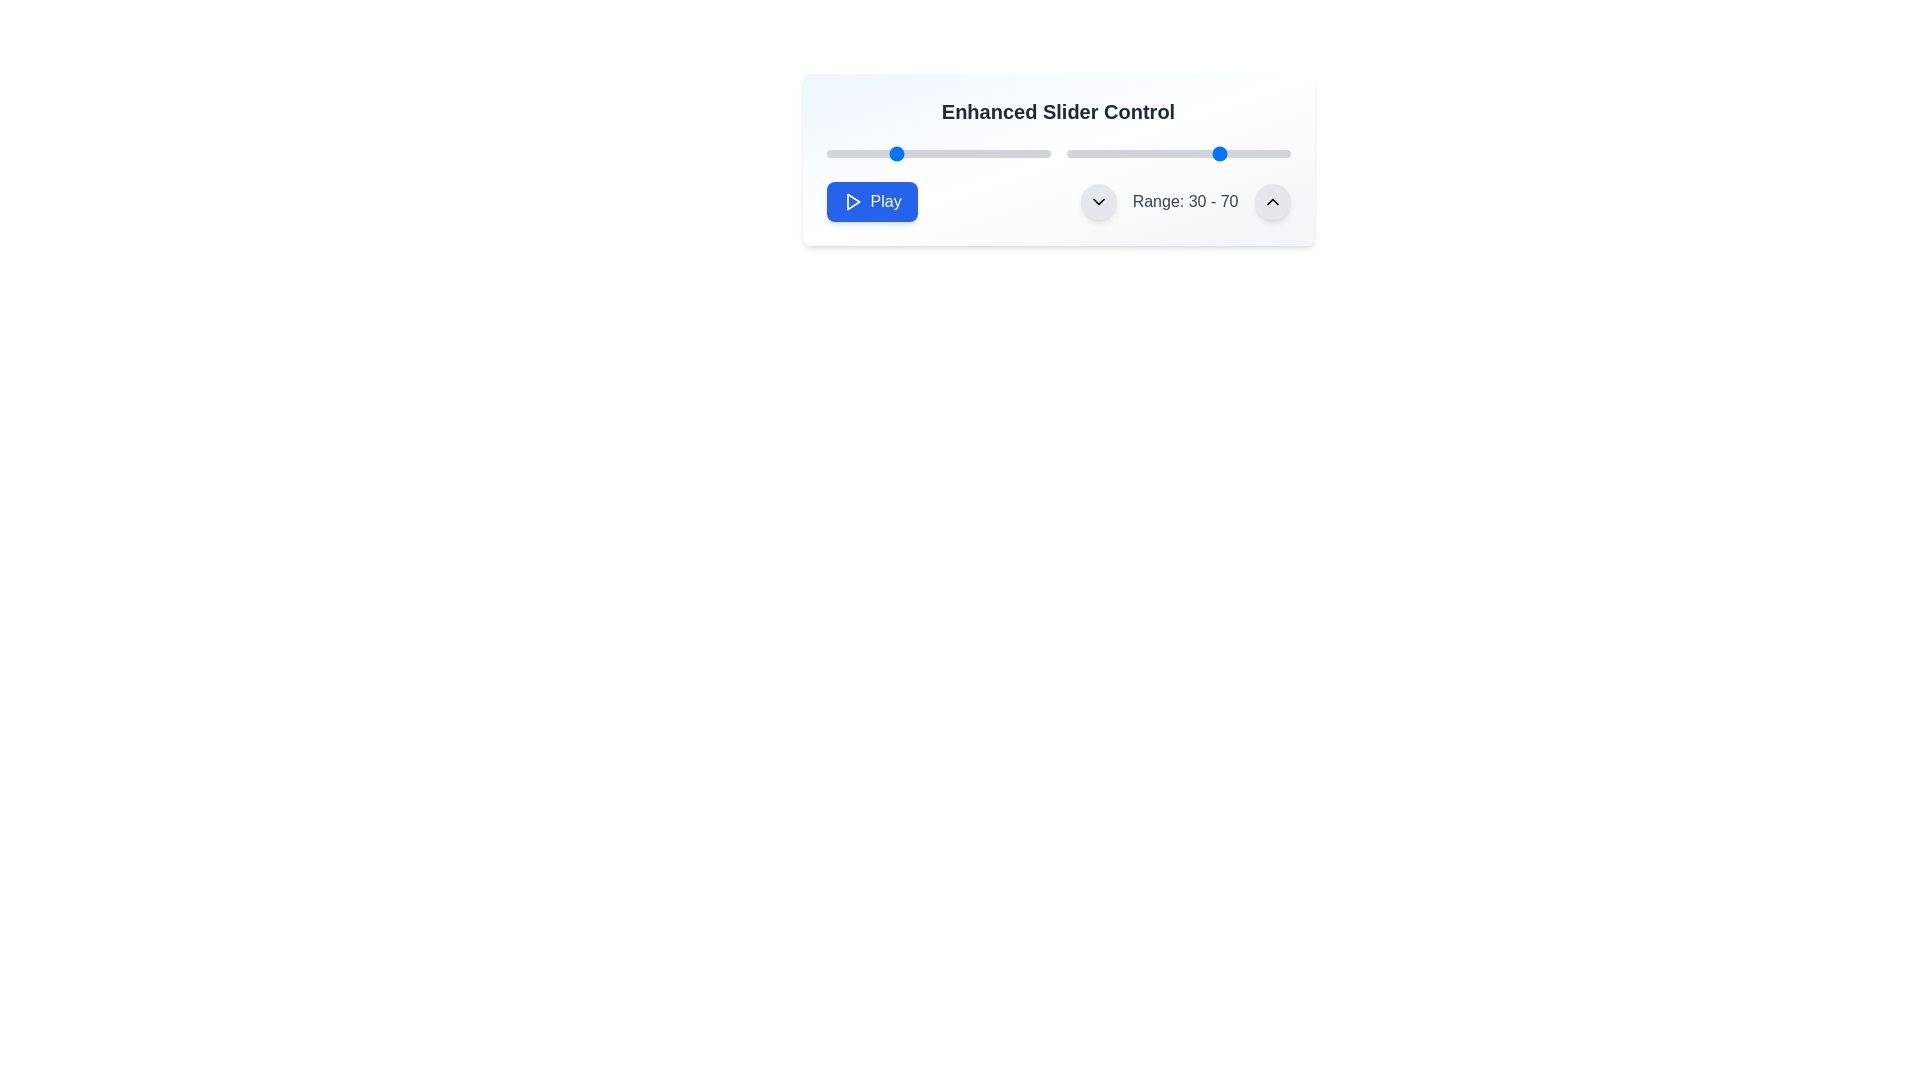 This screenshot has height=1080, width=1920. Describe the element at coordinates (1185, 201) in the screenshot. I see `the Static Text Display that shows the current range selection, located centrally between two circular buttons with chevron icons pointing downwards and upwards` at that location.